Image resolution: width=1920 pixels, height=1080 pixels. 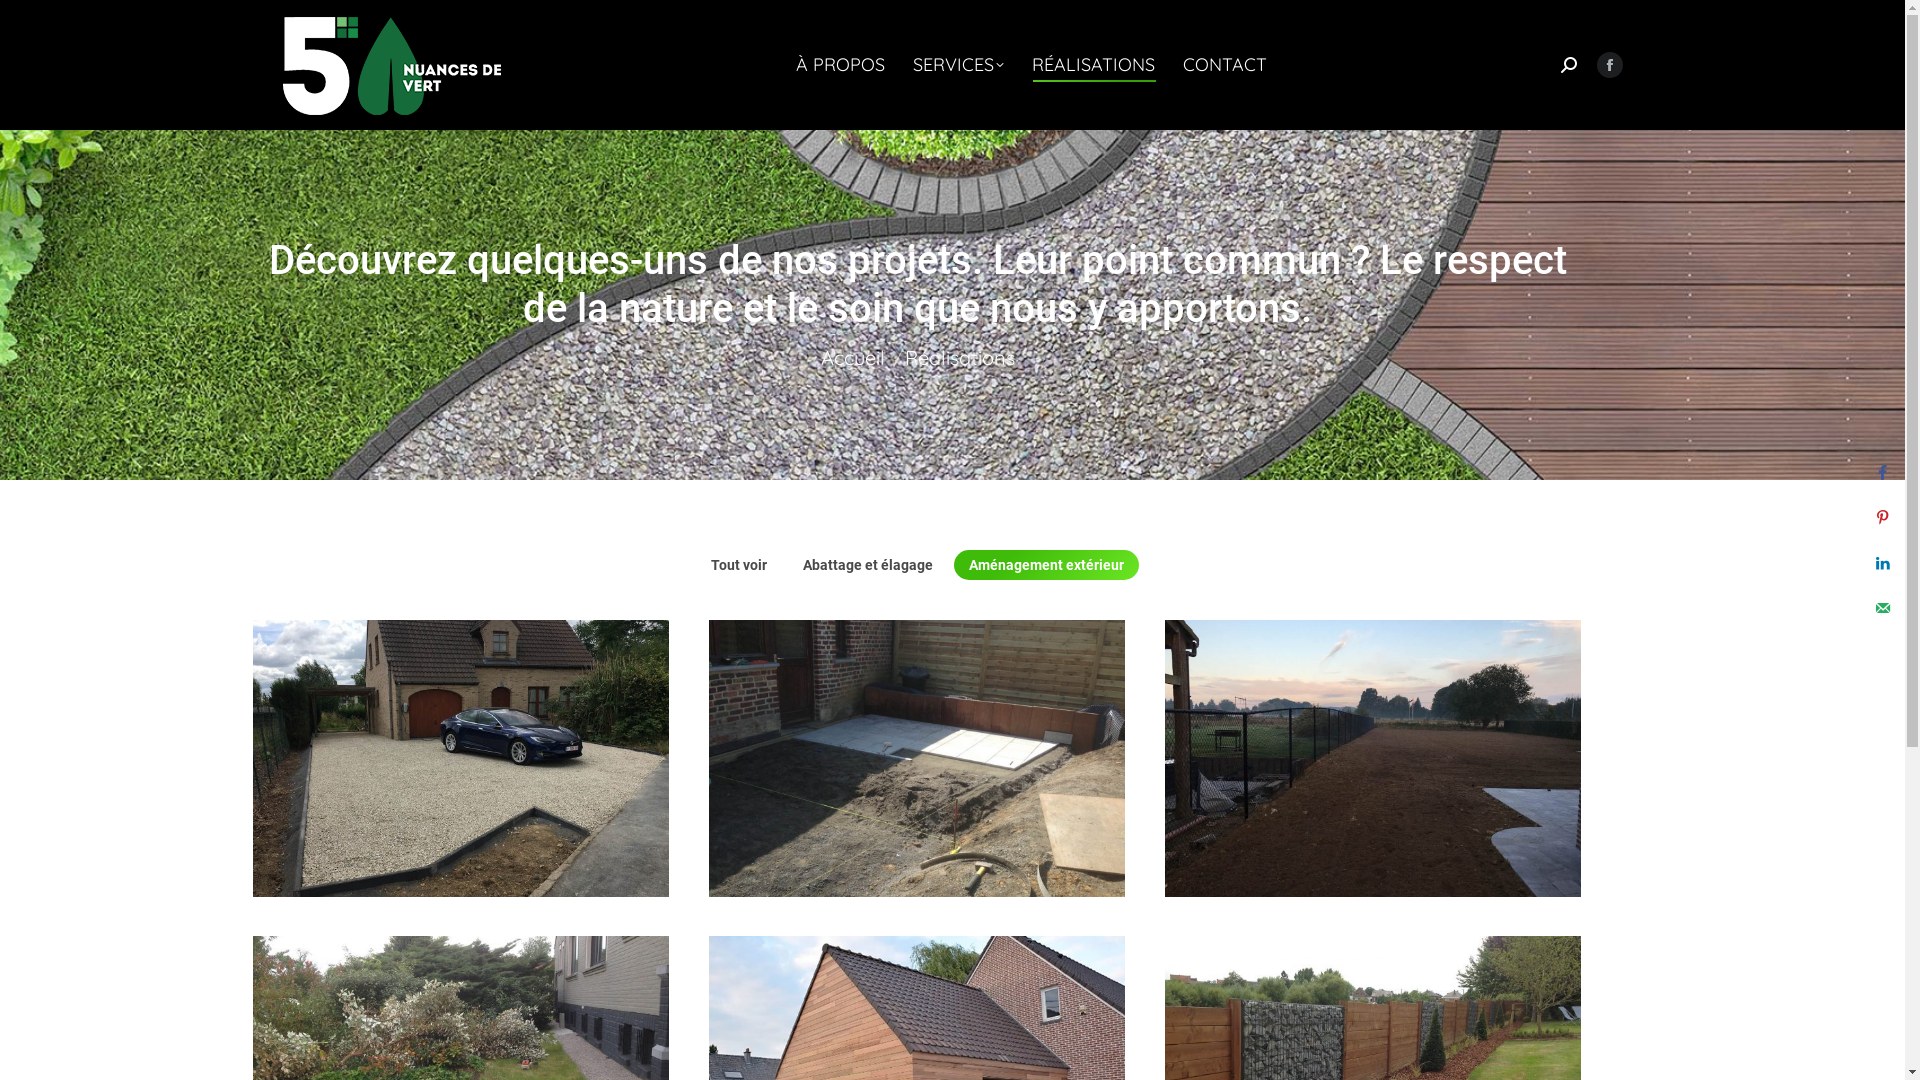 I want to click on 'SERVICES', so click(x=956, y=64).